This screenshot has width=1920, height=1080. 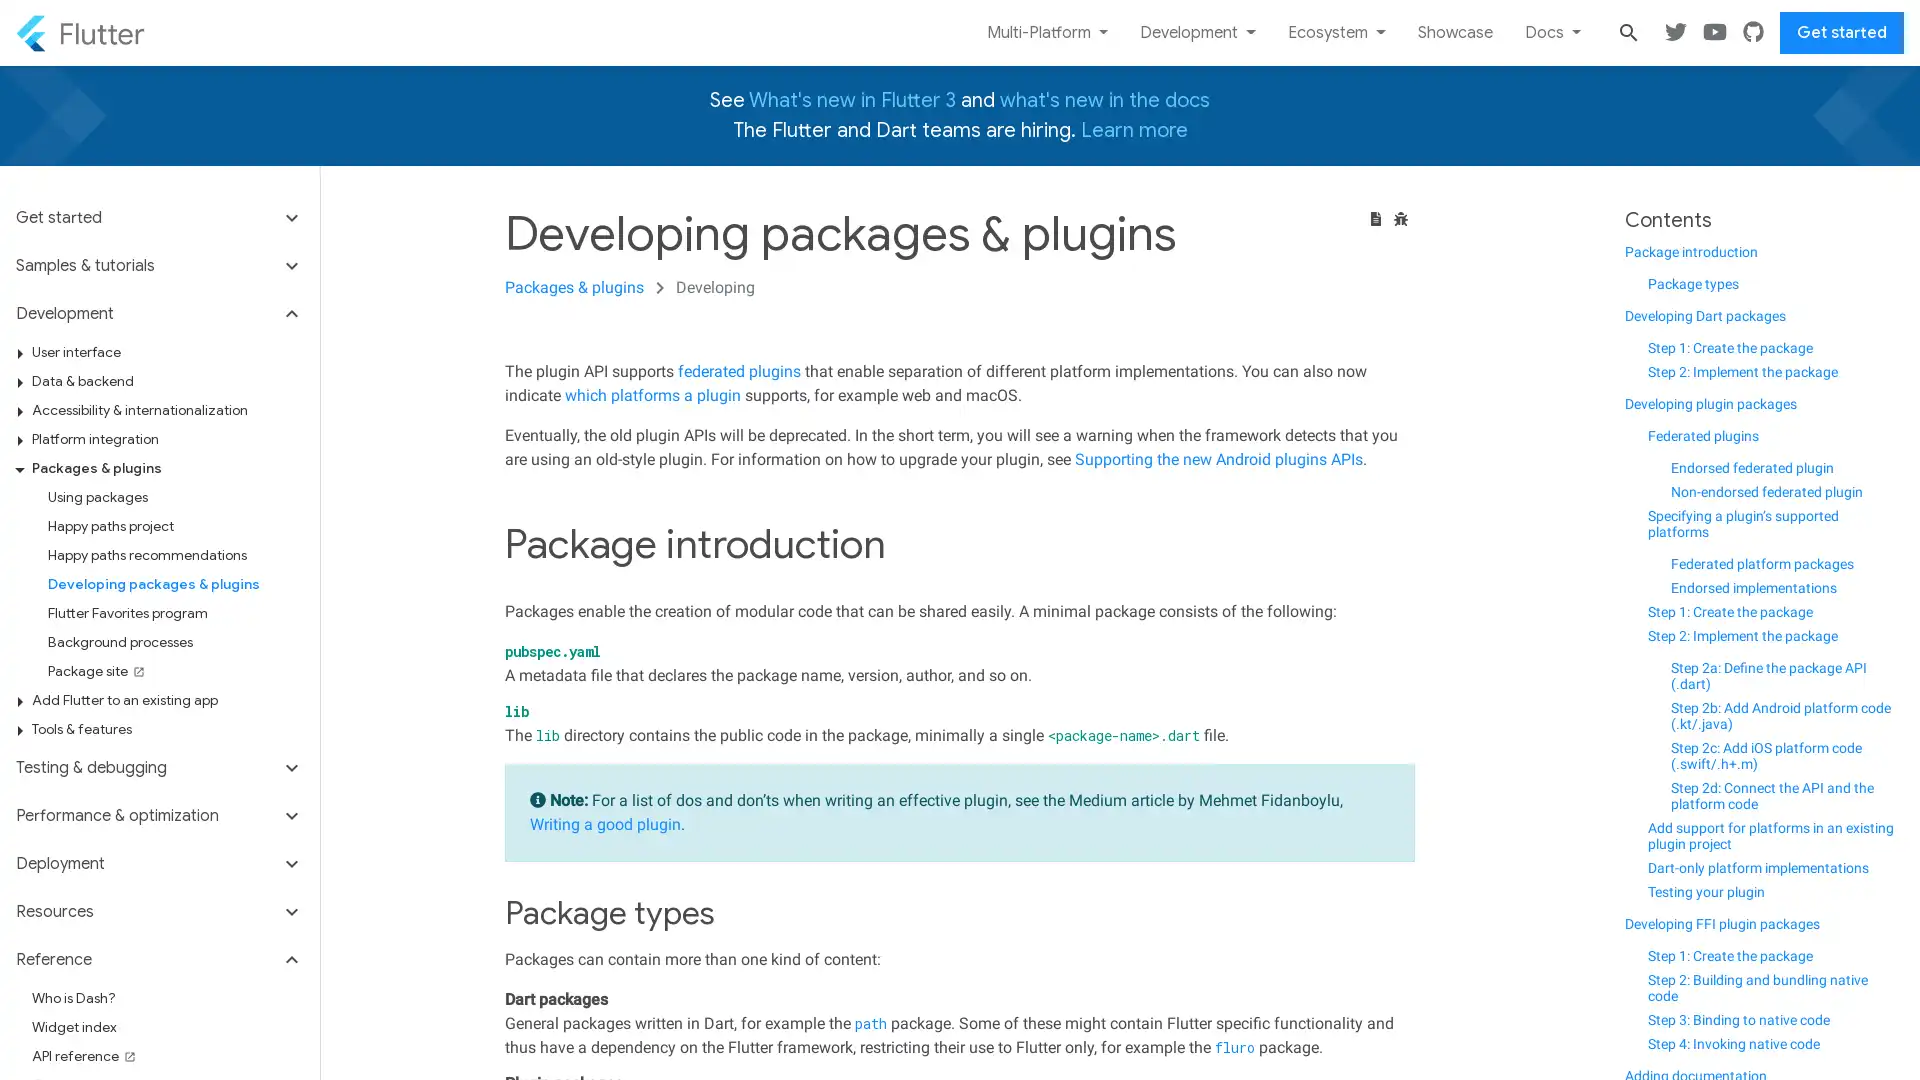 What do you see at coordinates (158, 863) in the screenshot?
I see `Deployment keyboard_arrow_down` at bounding box center [158, 863].